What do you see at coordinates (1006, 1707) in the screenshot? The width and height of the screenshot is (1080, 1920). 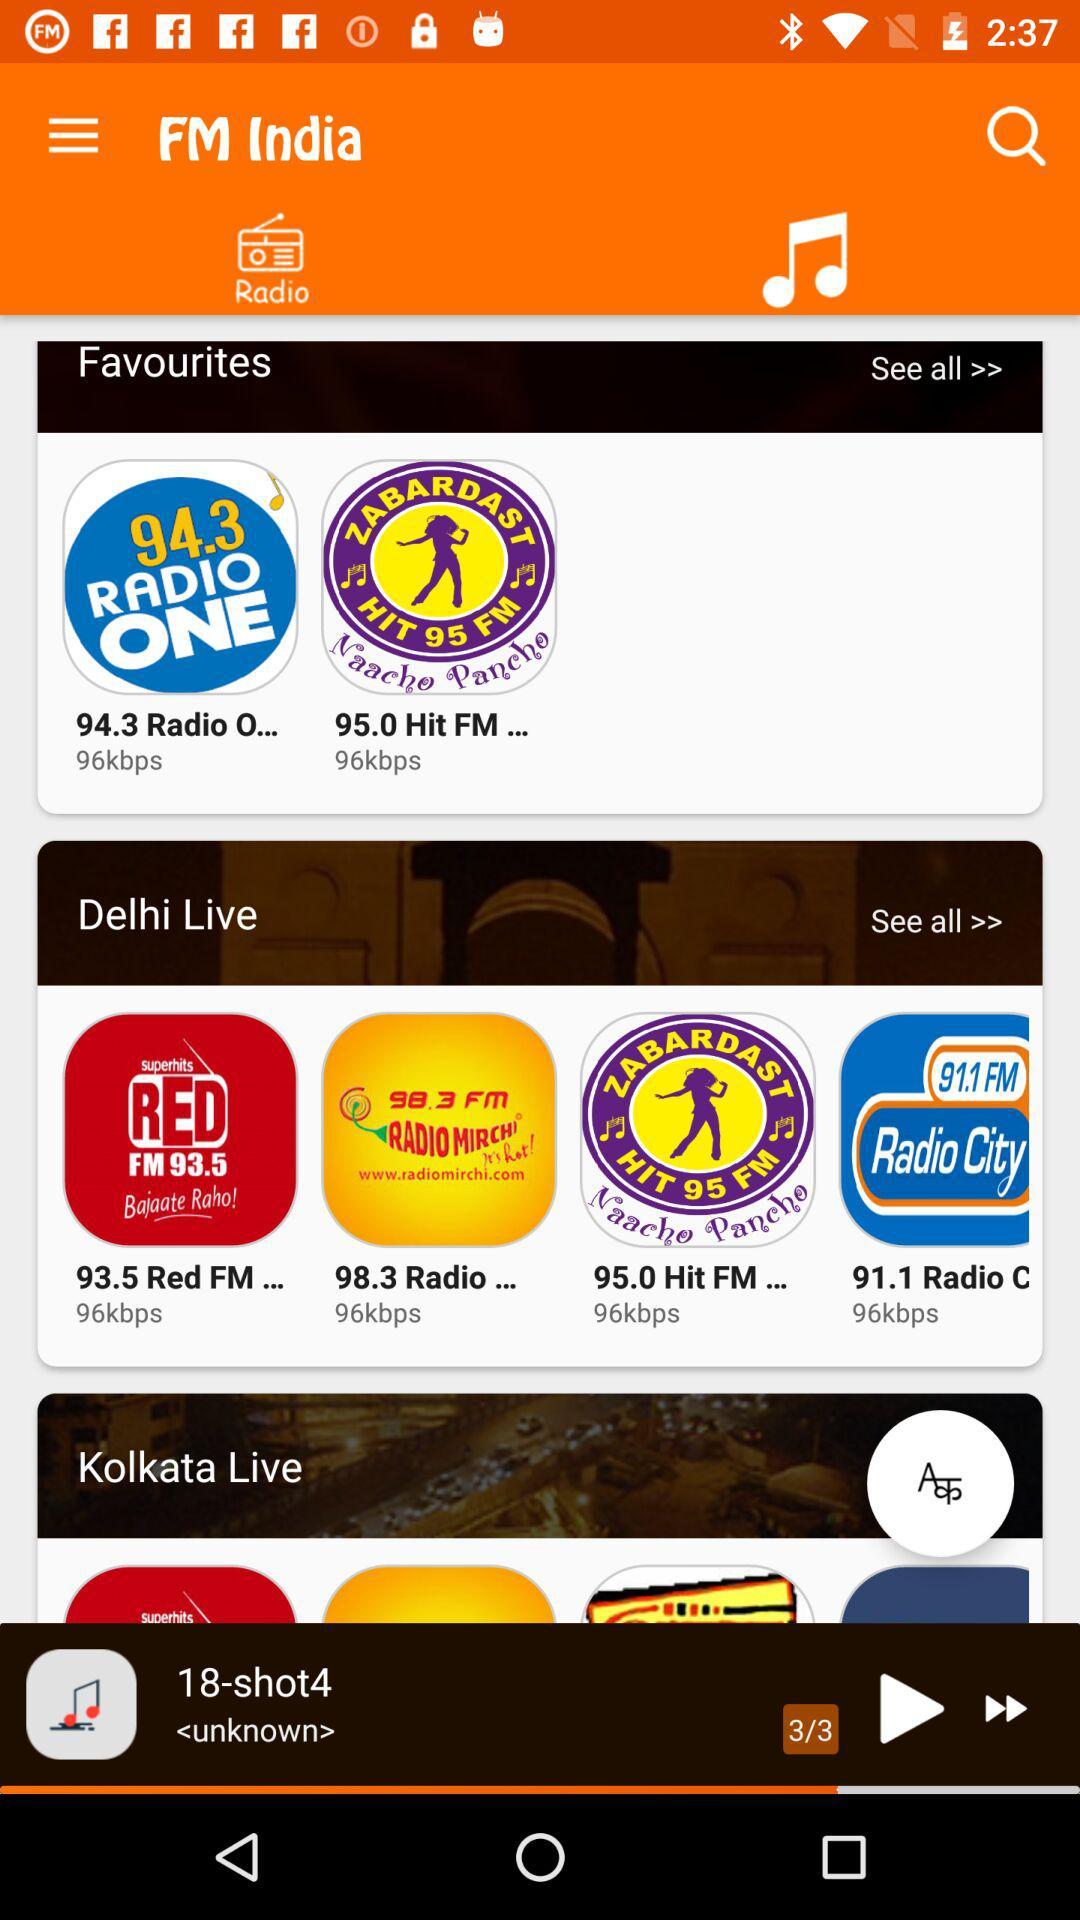 I see `next song` at bounding box center [1006, 1707].